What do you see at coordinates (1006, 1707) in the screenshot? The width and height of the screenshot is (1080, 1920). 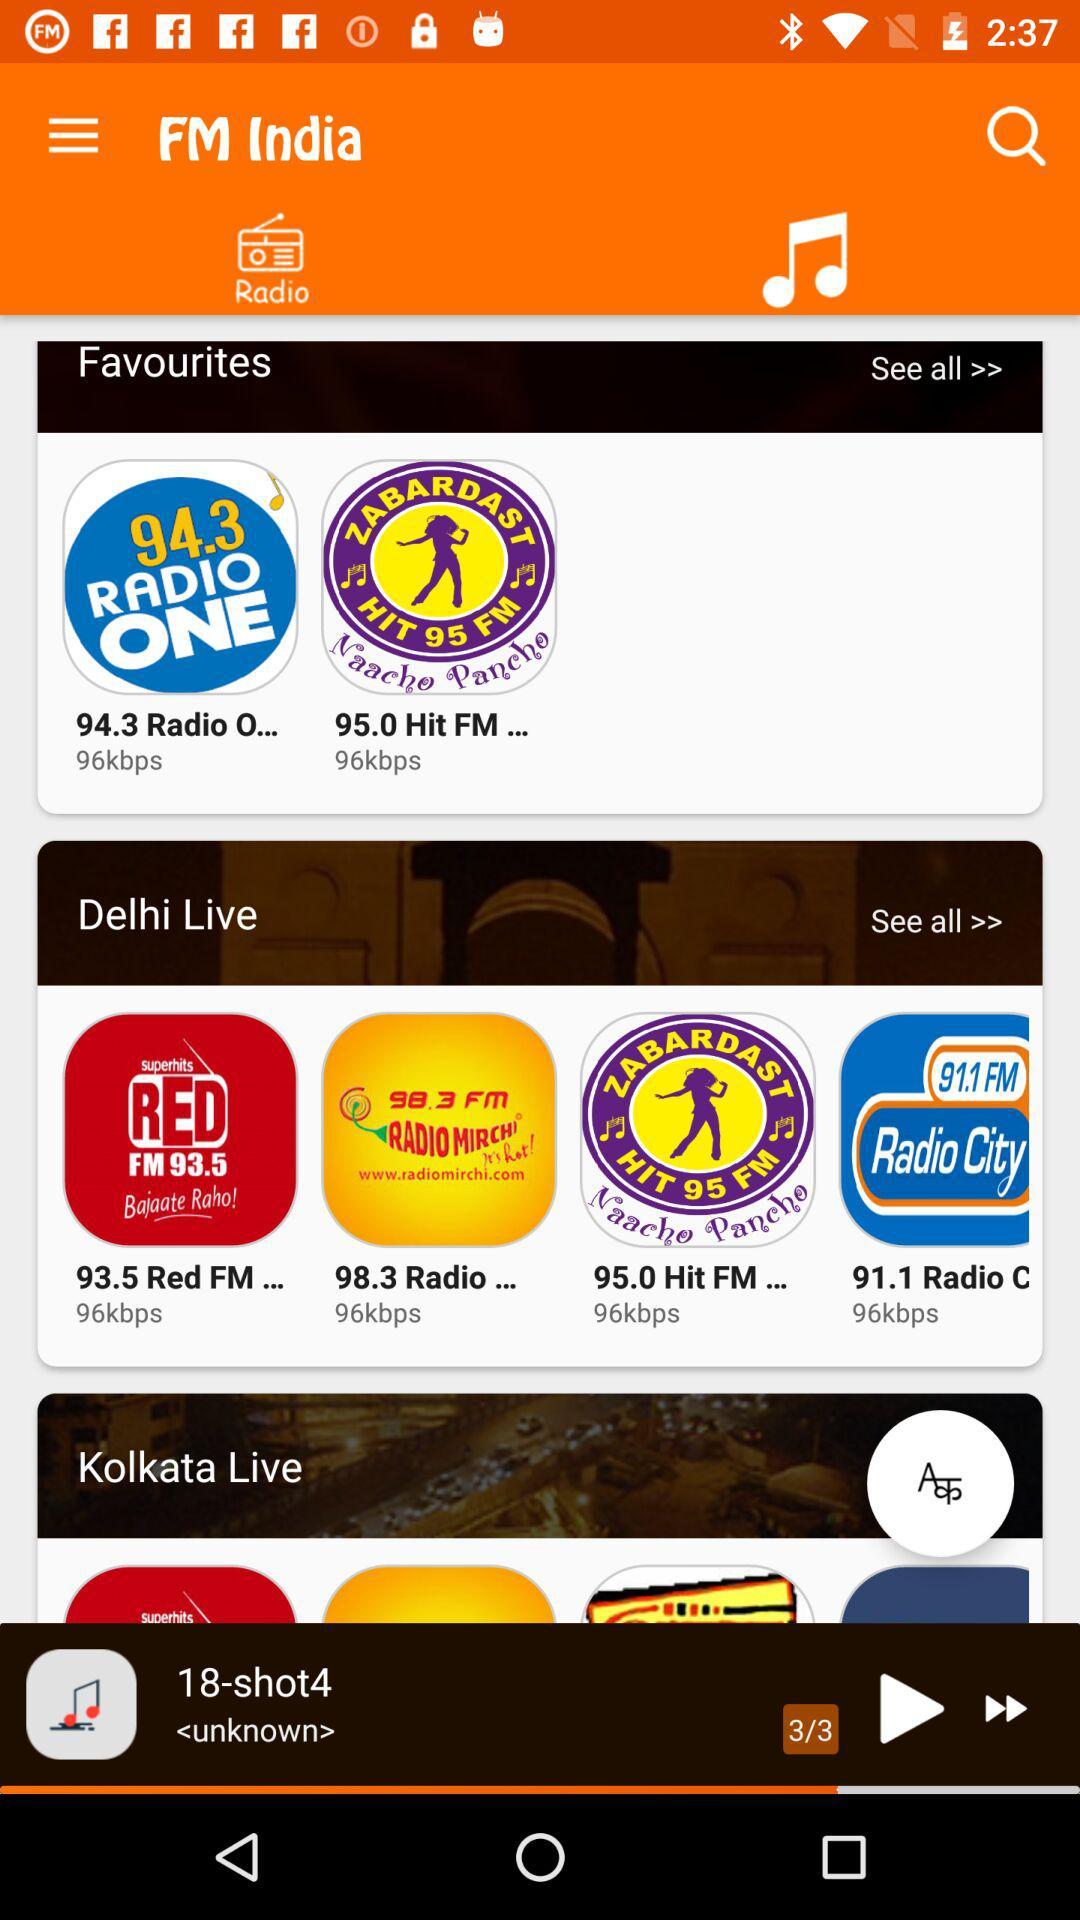 I see `next song` at bounding box center [1006, 1707].